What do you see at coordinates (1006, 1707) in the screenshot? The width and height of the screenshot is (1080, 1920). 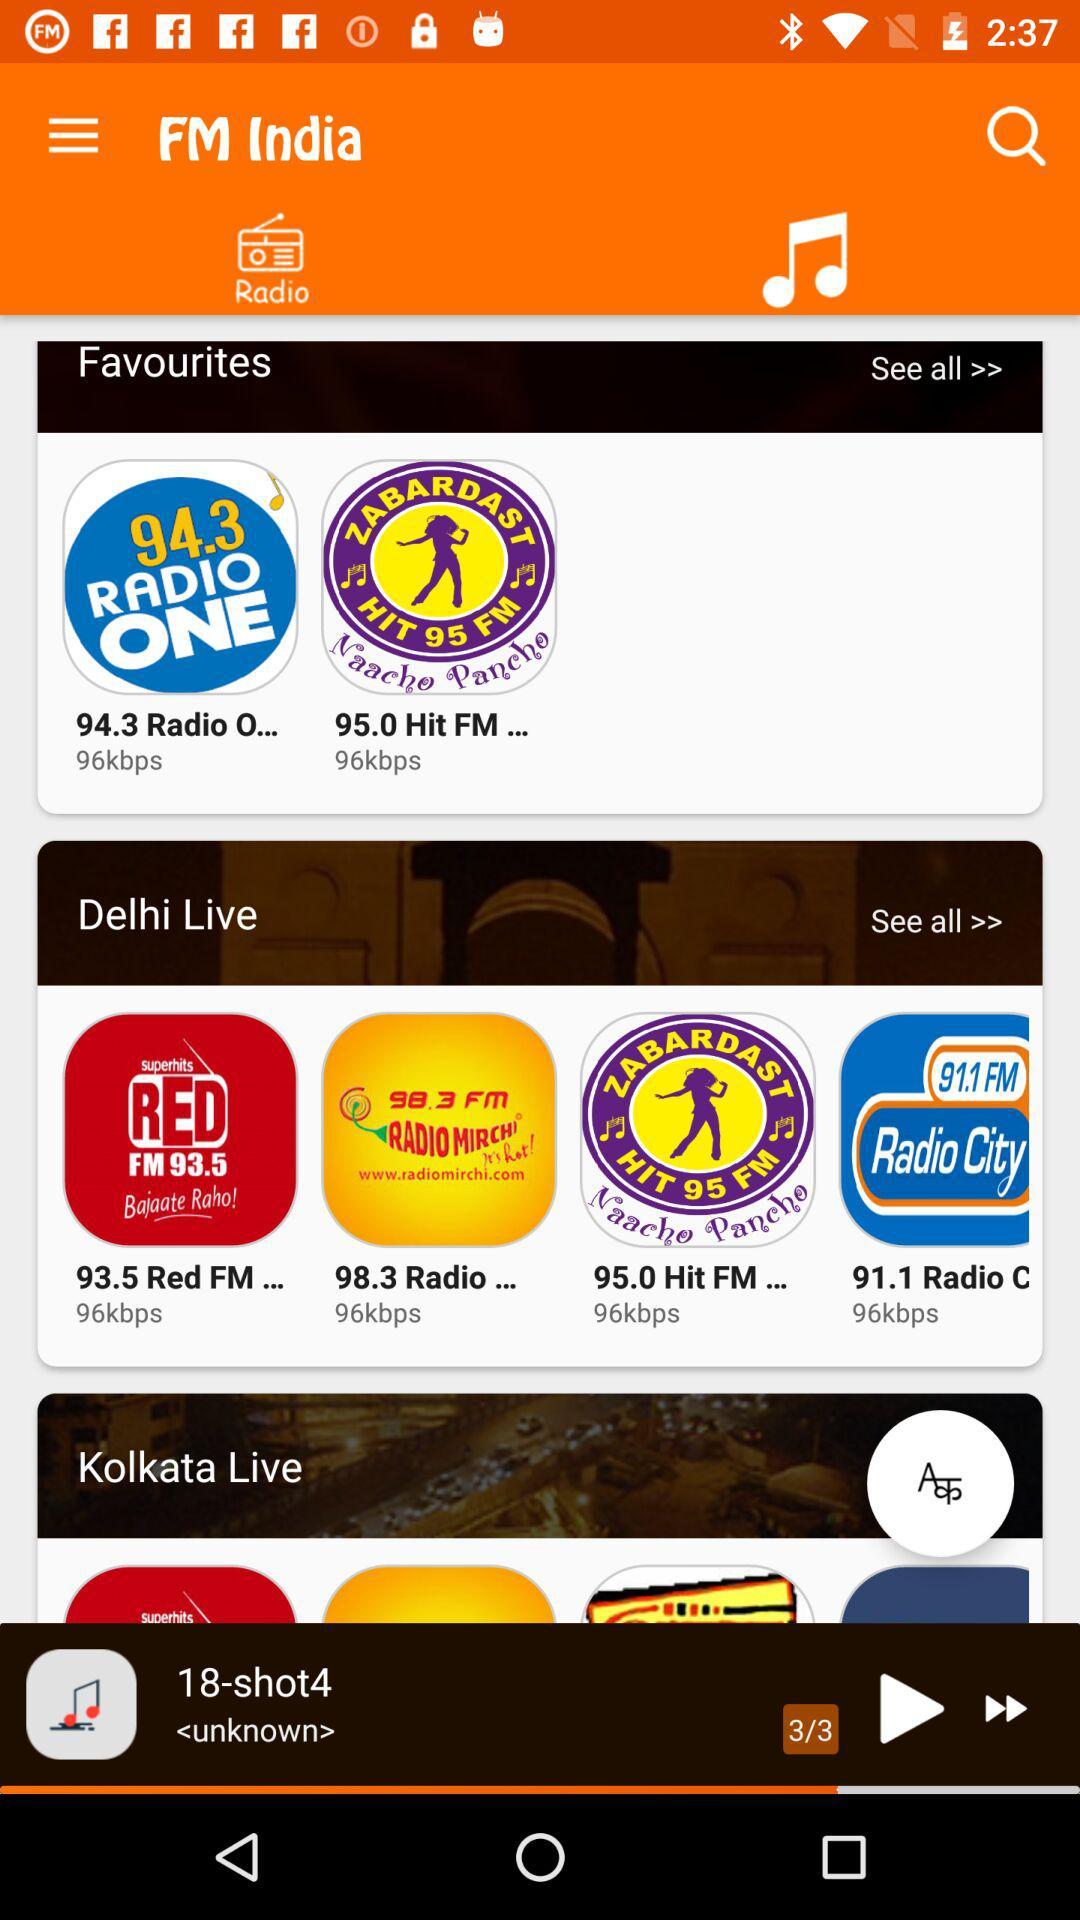 I see `next song` at bounding box center [1006, 1707].